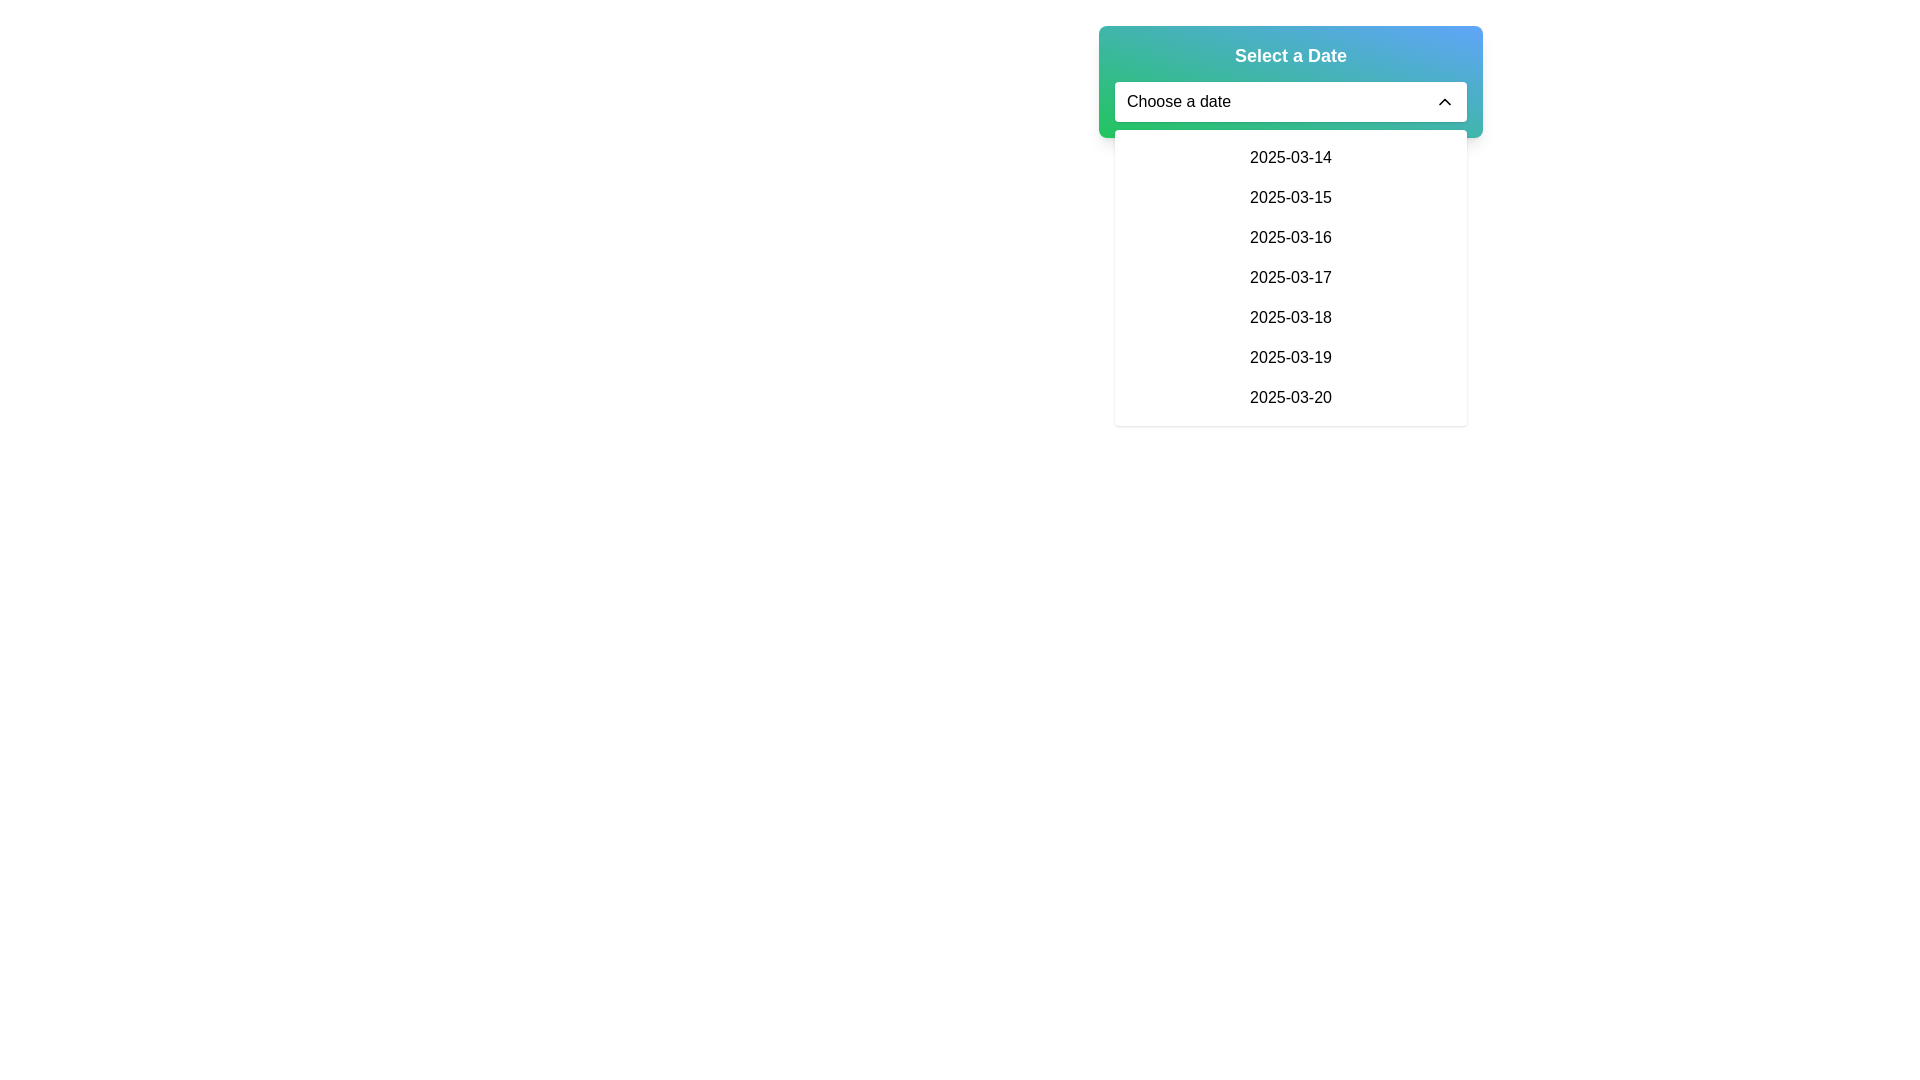 The height and width of the screenshot is (1080, 1920). What do you see at coordinates (1291, 277) in the screenshot?
I see `to select the fourth date option ('2025-03-17') from the dropdown menu located below the 'Choose a date' button` at bounding box center [1291, 277].